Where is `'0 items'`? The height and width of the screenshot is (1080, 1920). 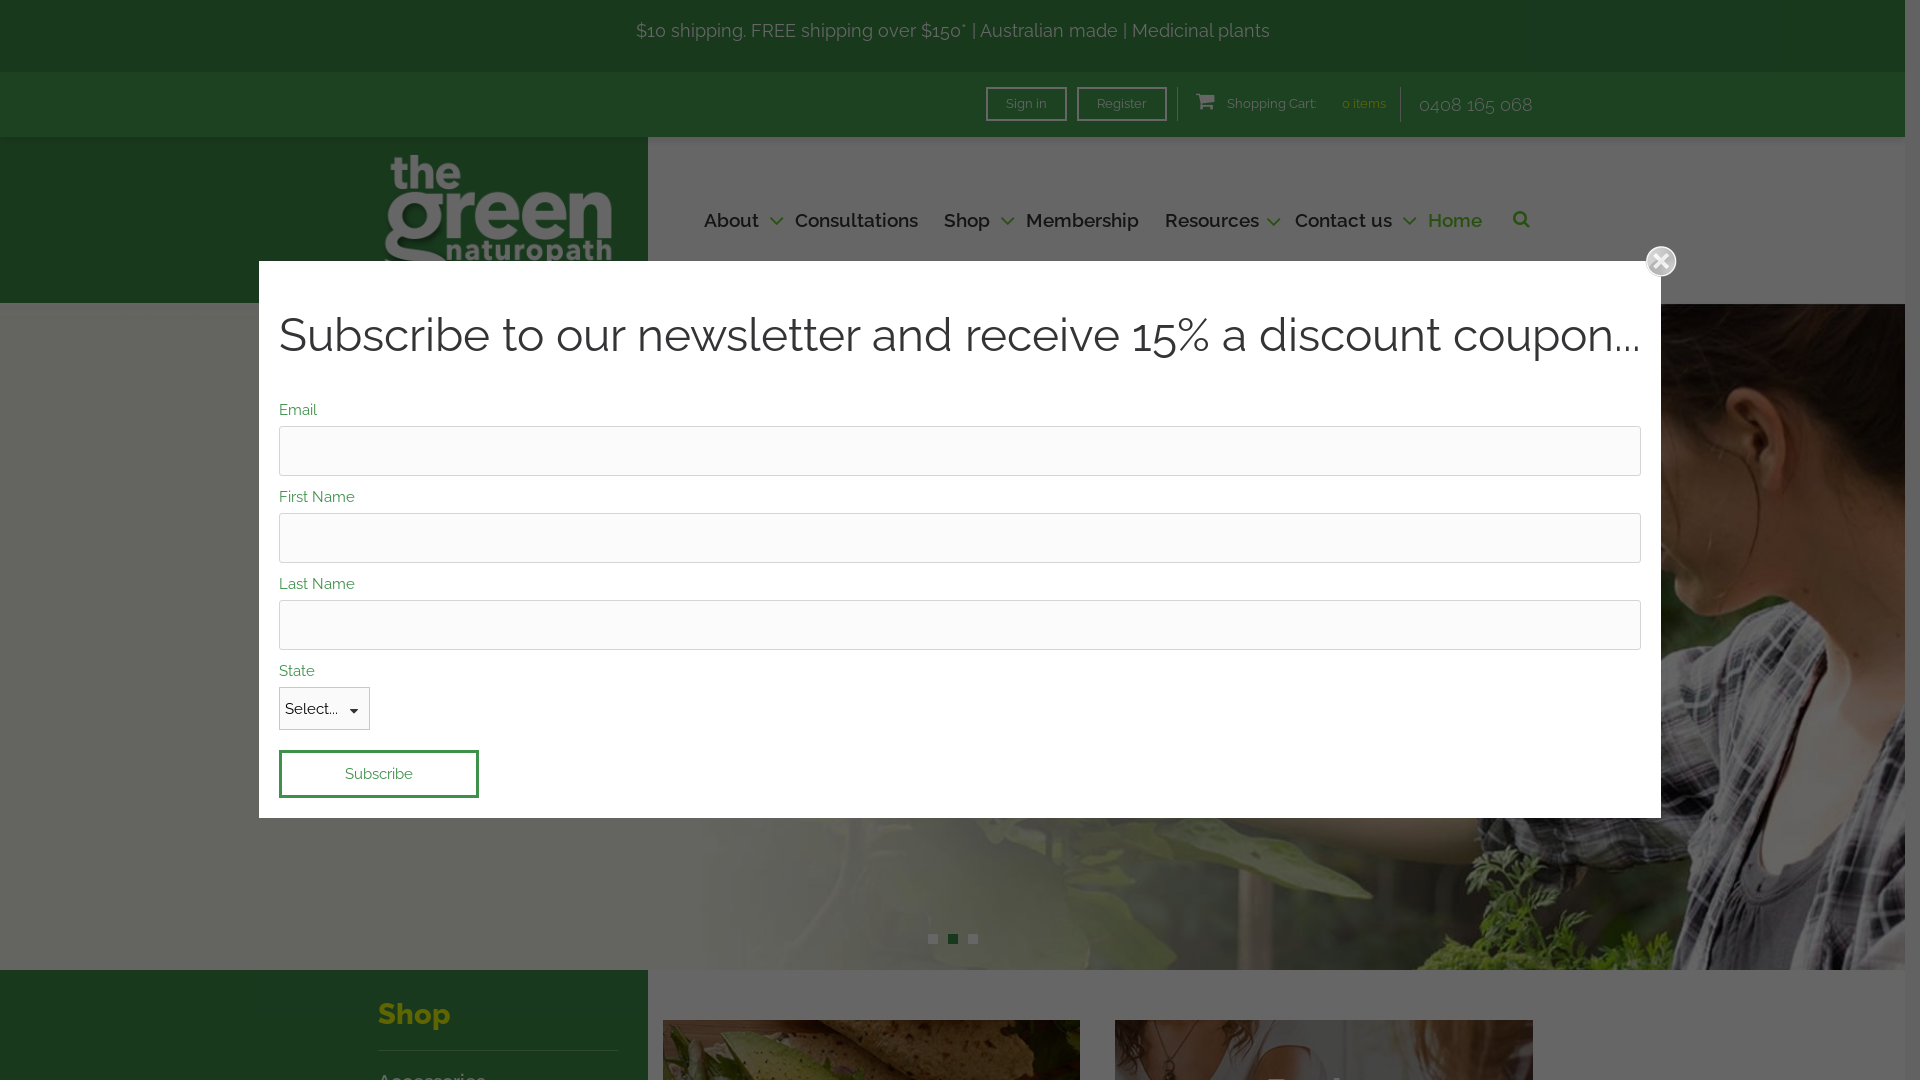
'0 items' is located at coordinates (1362, 104).